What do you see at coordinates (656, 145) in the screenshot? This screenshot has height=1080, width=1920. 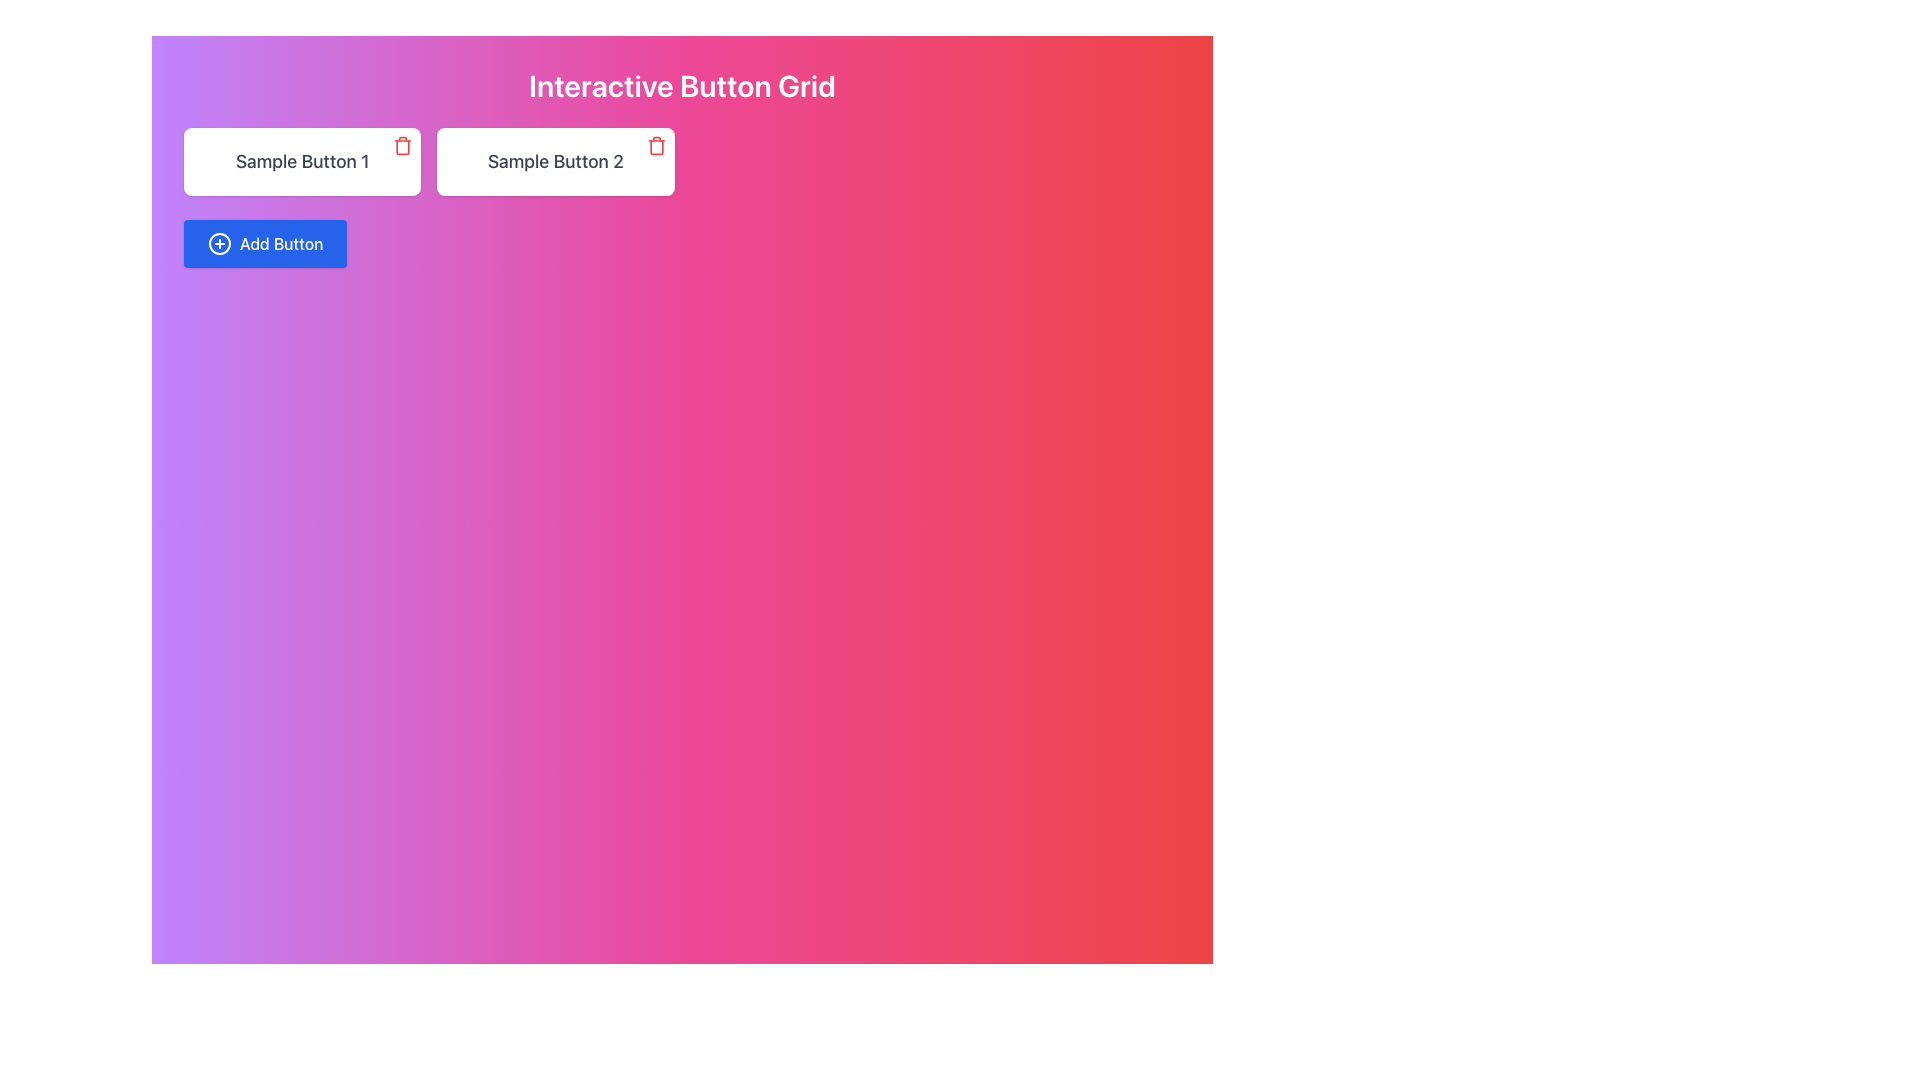 I see `the small red trash bin icon in the top-right corner of the 'Sample Button 2' card` at bounding box center [656, 145].